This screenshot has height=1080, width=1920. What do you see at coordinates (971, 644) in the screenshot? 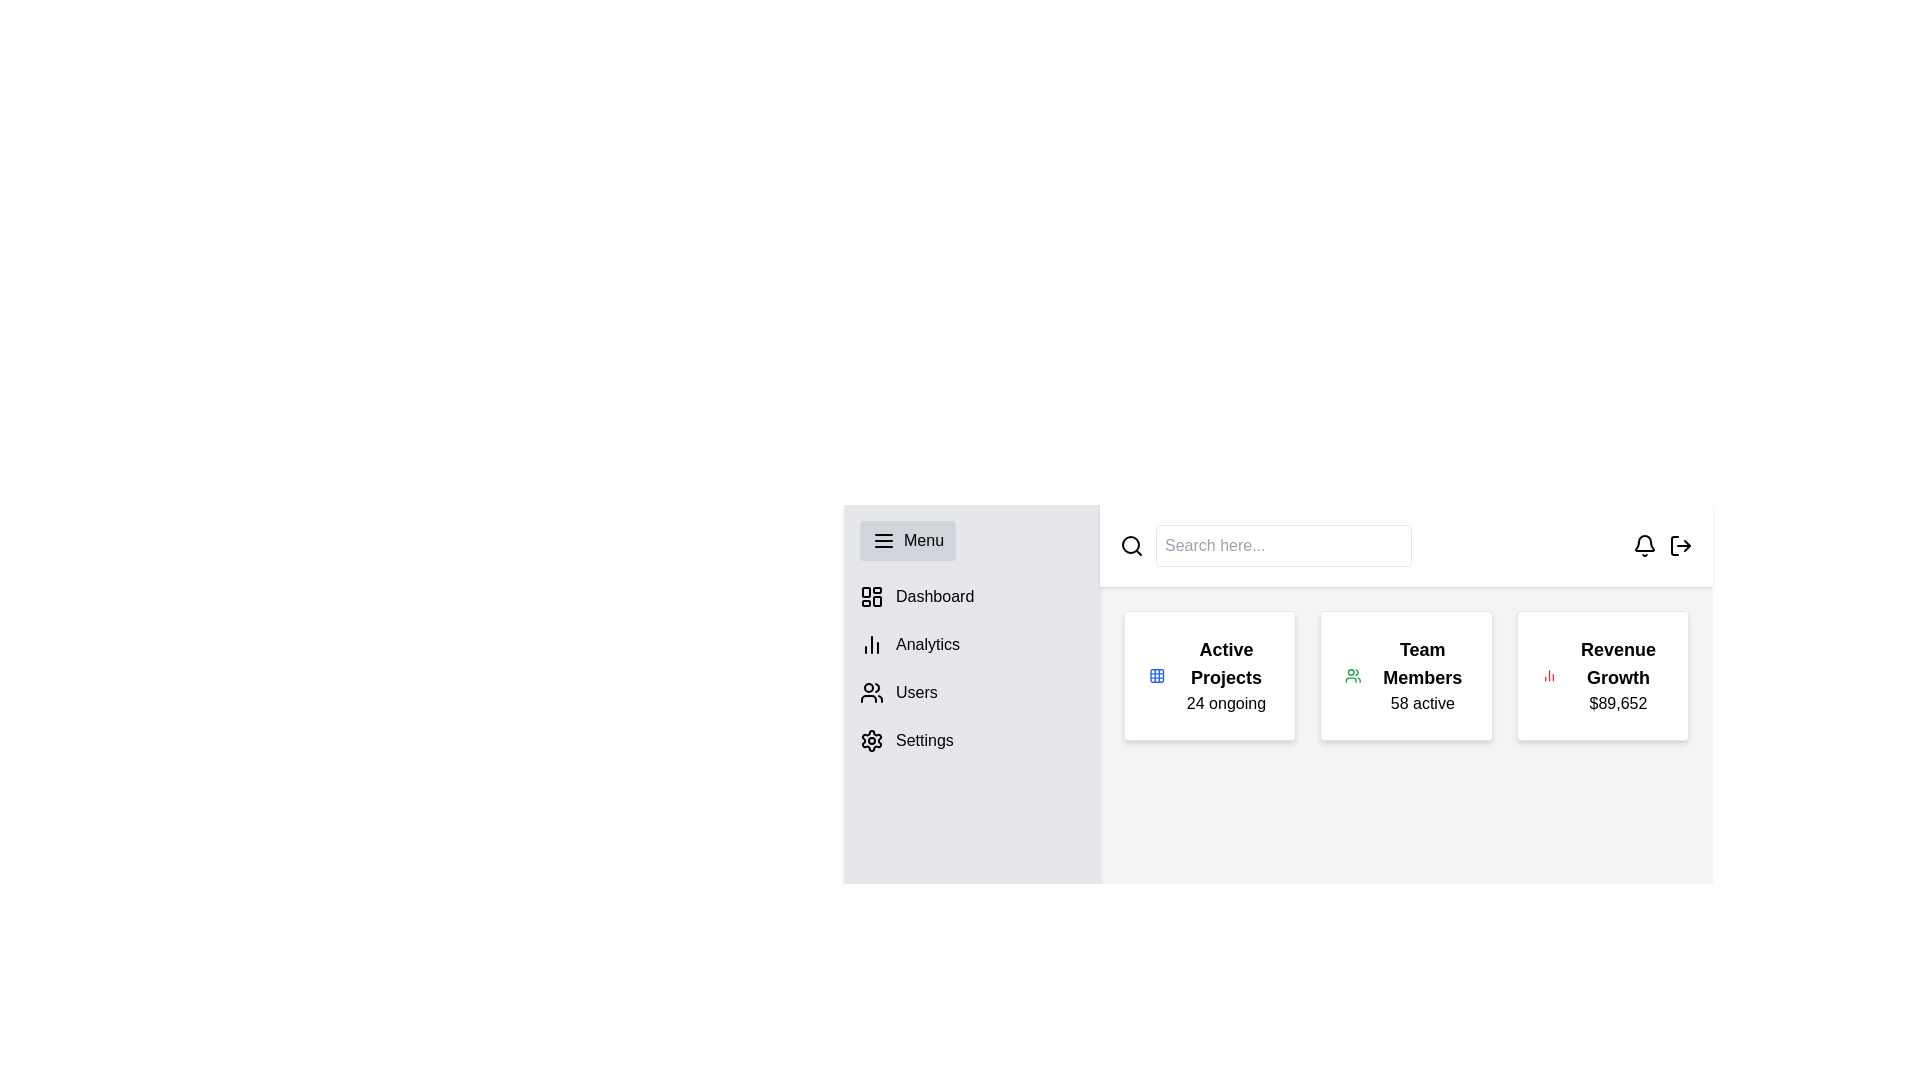
I see `the 'Analytics' link in the left-side navigation menu` at bounding box center [971, 644].